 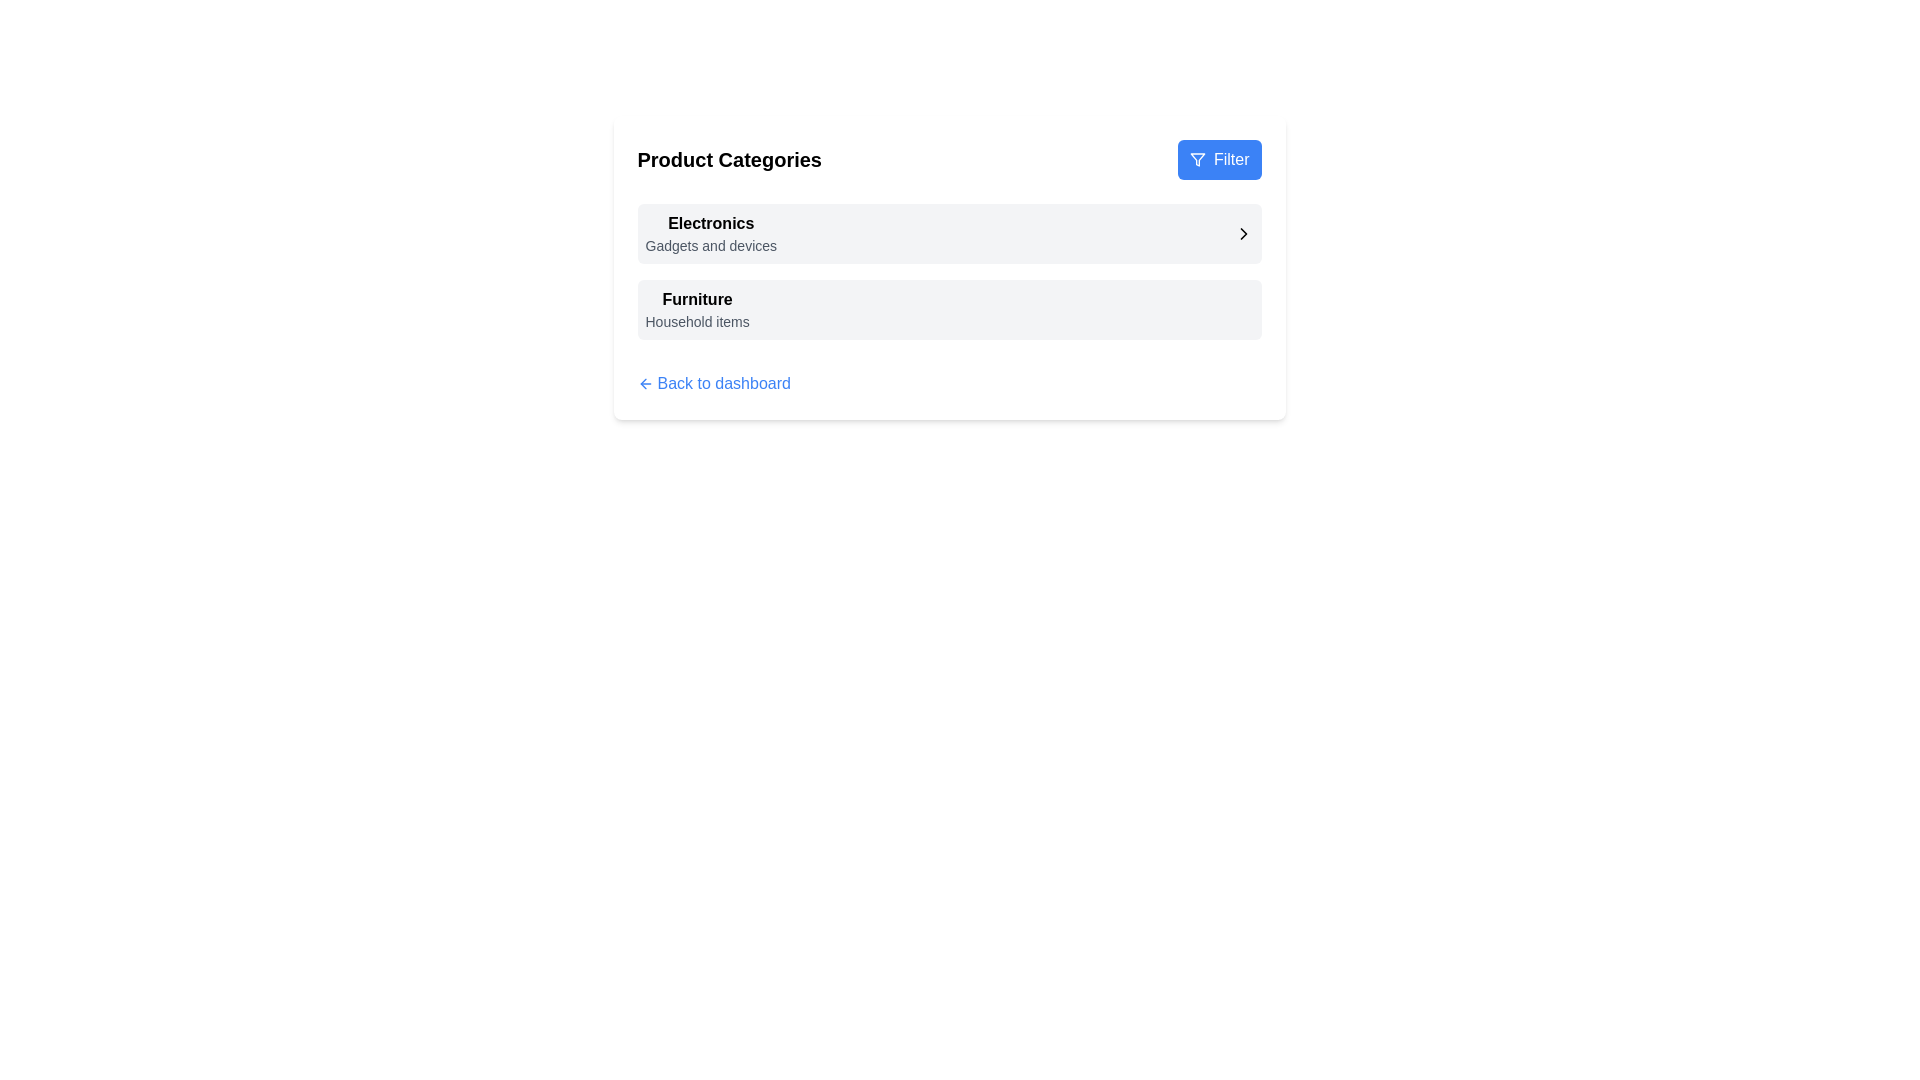 What do you see at coordinates (948, 233) in the screenshot?
I see `the first clickable list item labeled 'Electronics' in the product categories` at bounding box center [948, 233].